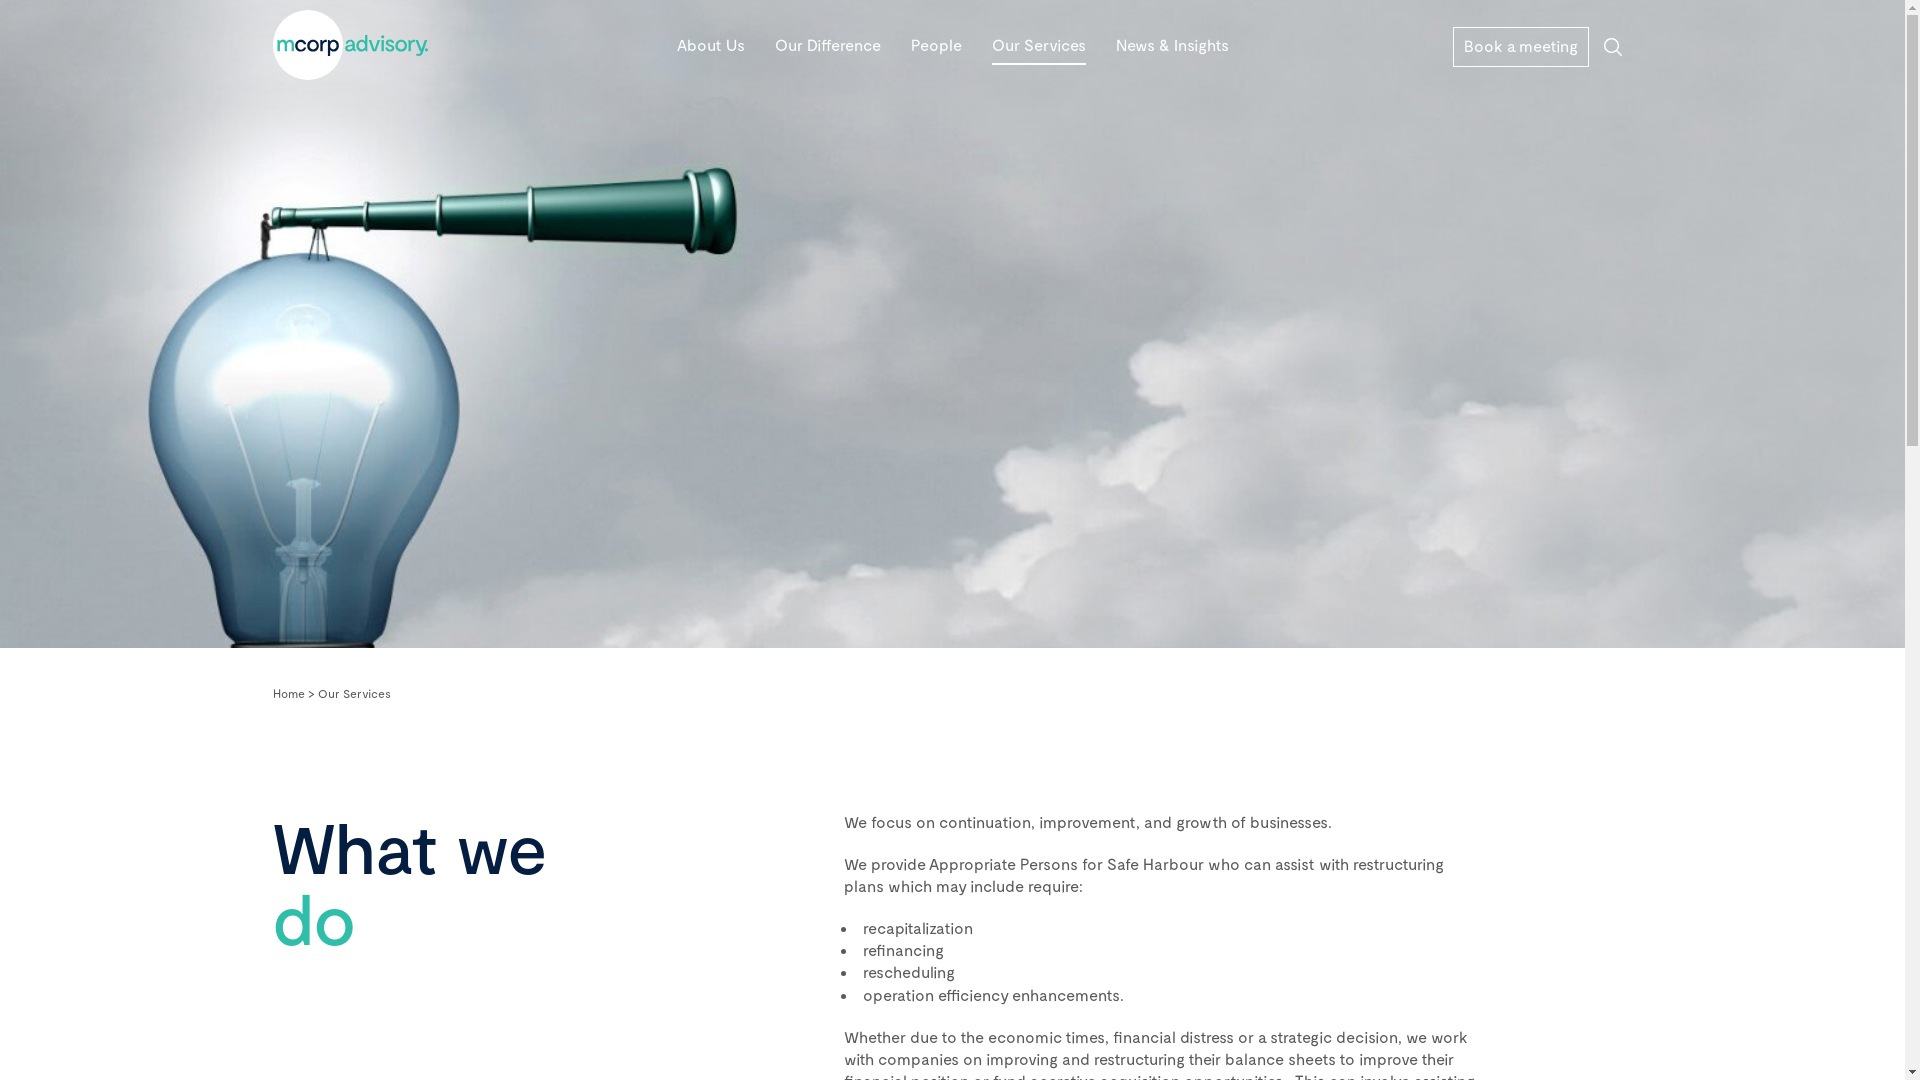  Describe the element at coordinates (676, 45) in the screenshot. I see `'About Us'` at that location.